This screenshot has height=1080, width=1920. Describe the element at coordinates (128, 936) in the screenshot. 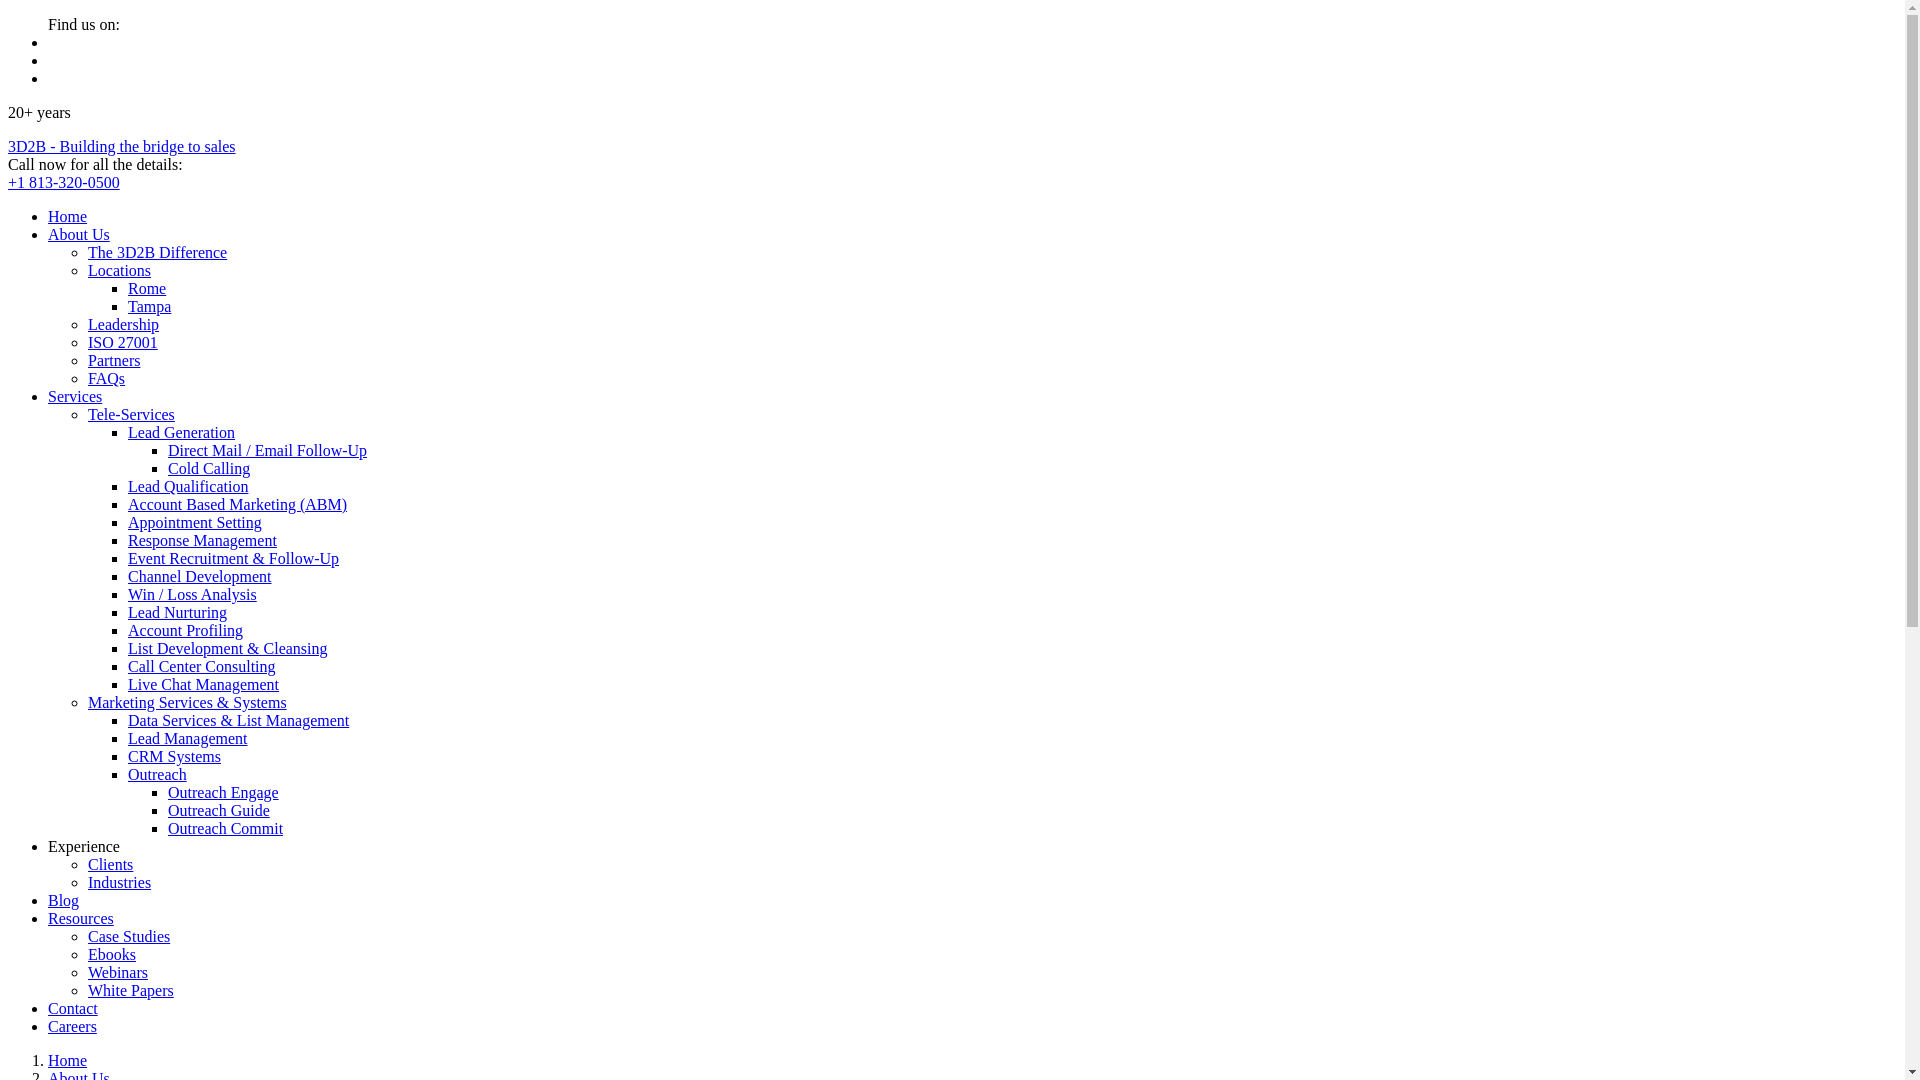

I see `'Case Studies'` at that location.